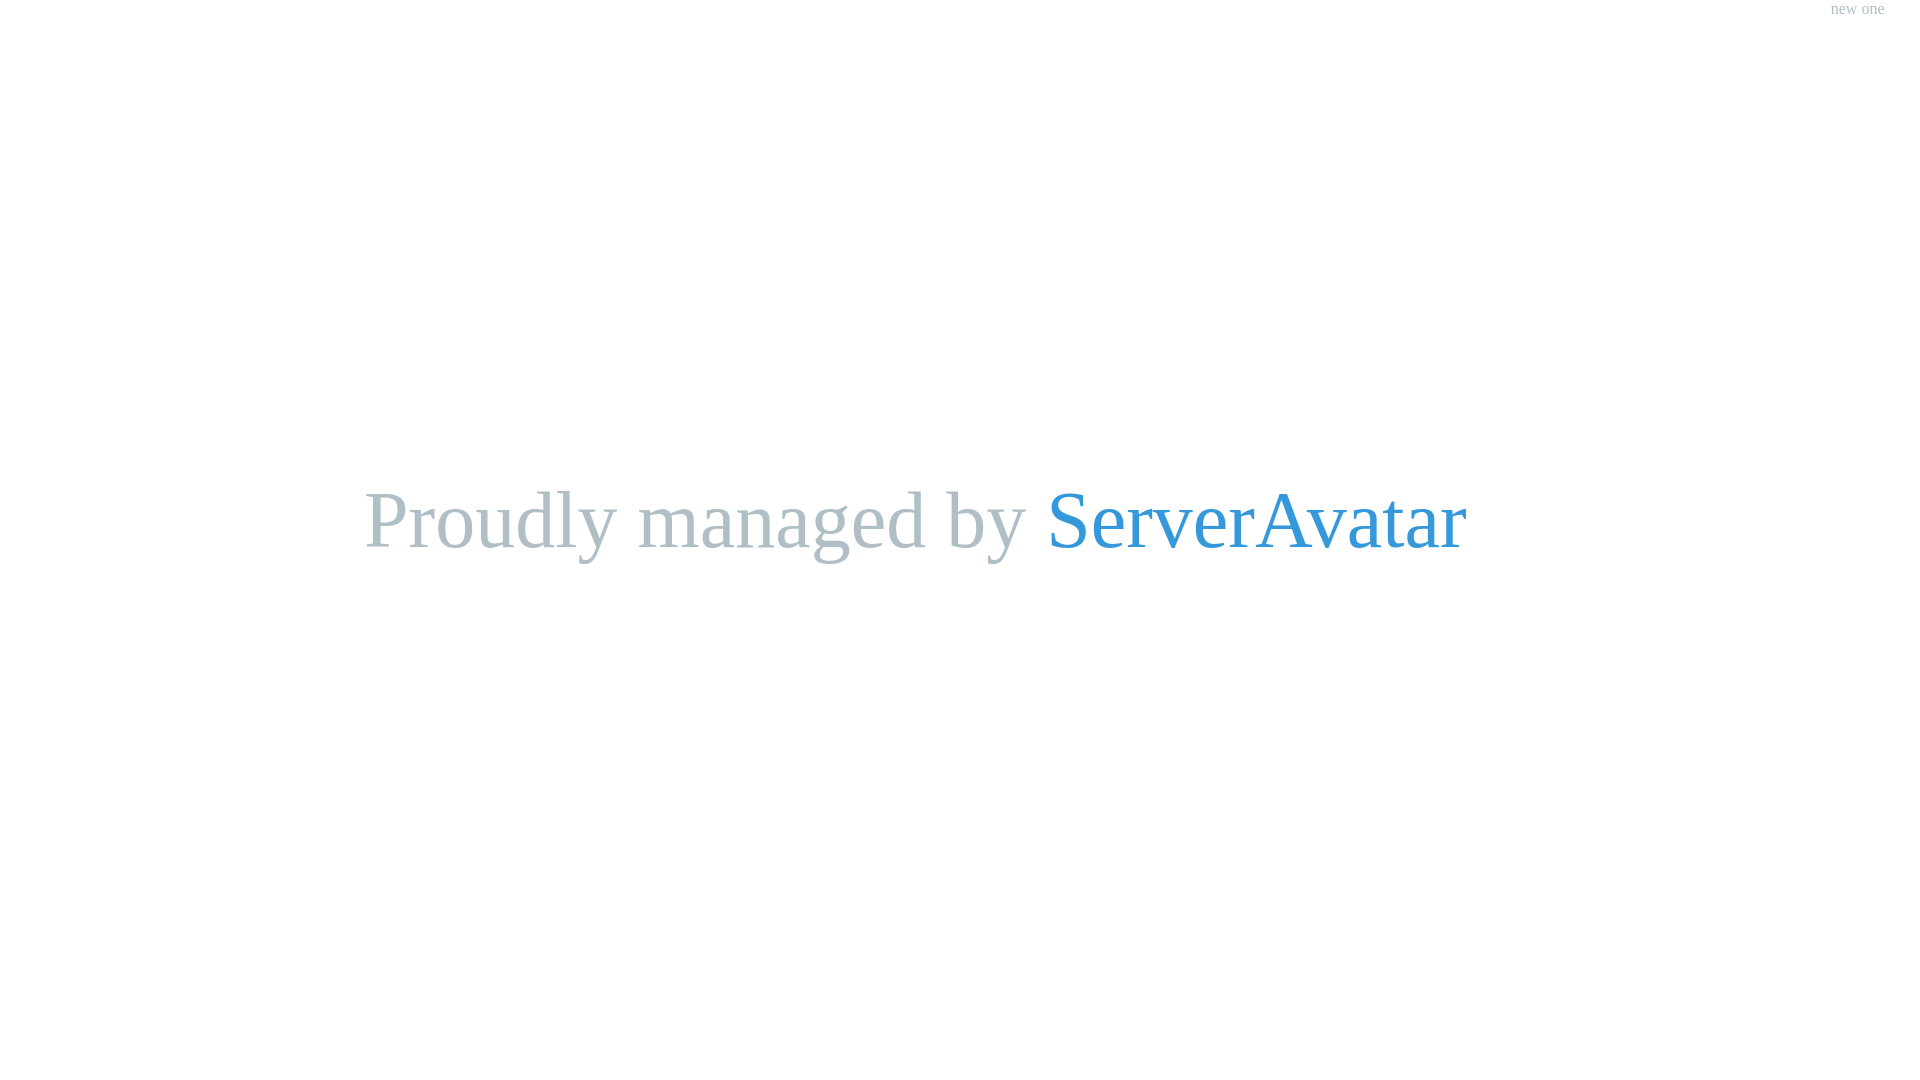 This screenshot has height=1080, width=1920. What do you see at coordinates (1255, 519) in the screenshot?
I see `'ServerAvatar'` at bounding box center [1255, 519].